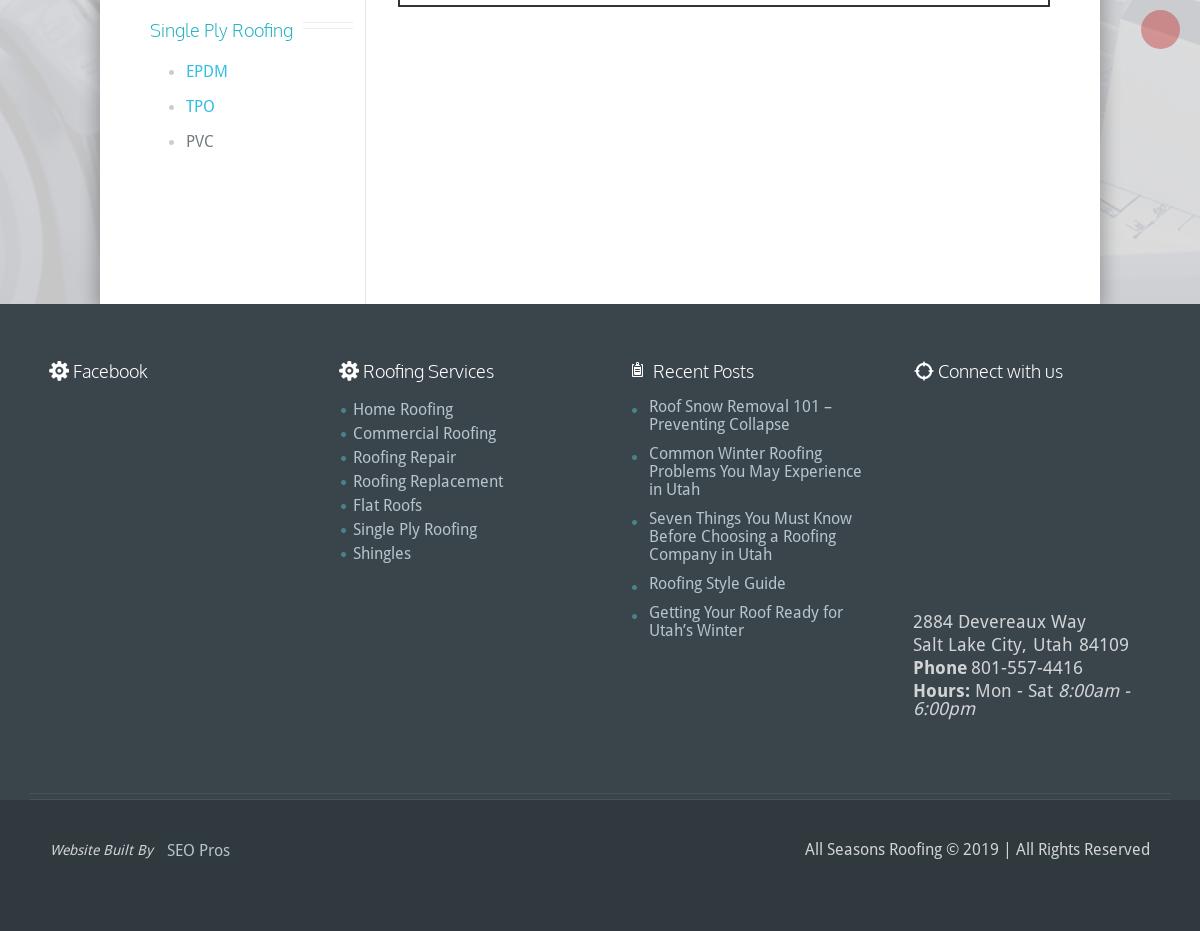  Describe the element at coordinates (1000, 371) in the screenshot. I see `'Connect with us'` at that location.